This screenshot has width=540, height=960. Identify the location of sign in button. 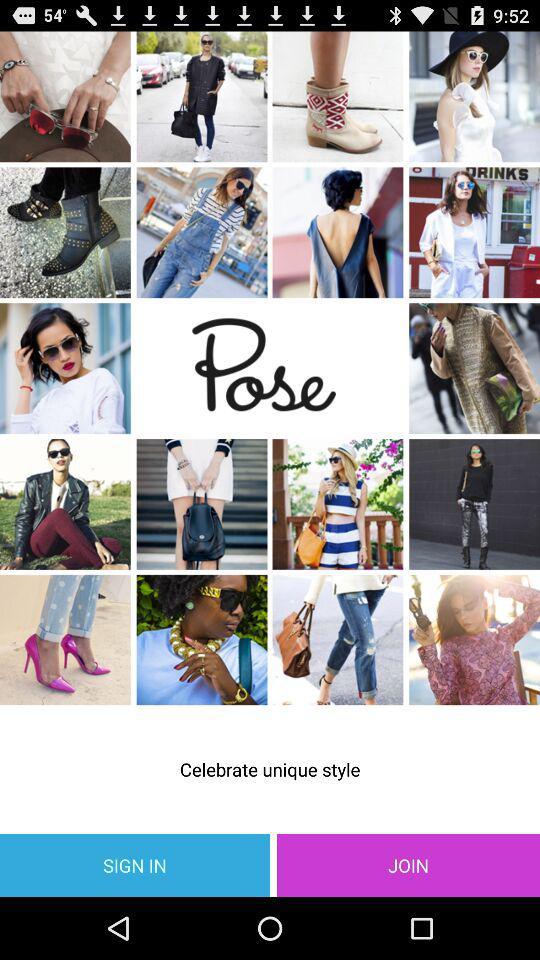
(135, 864).